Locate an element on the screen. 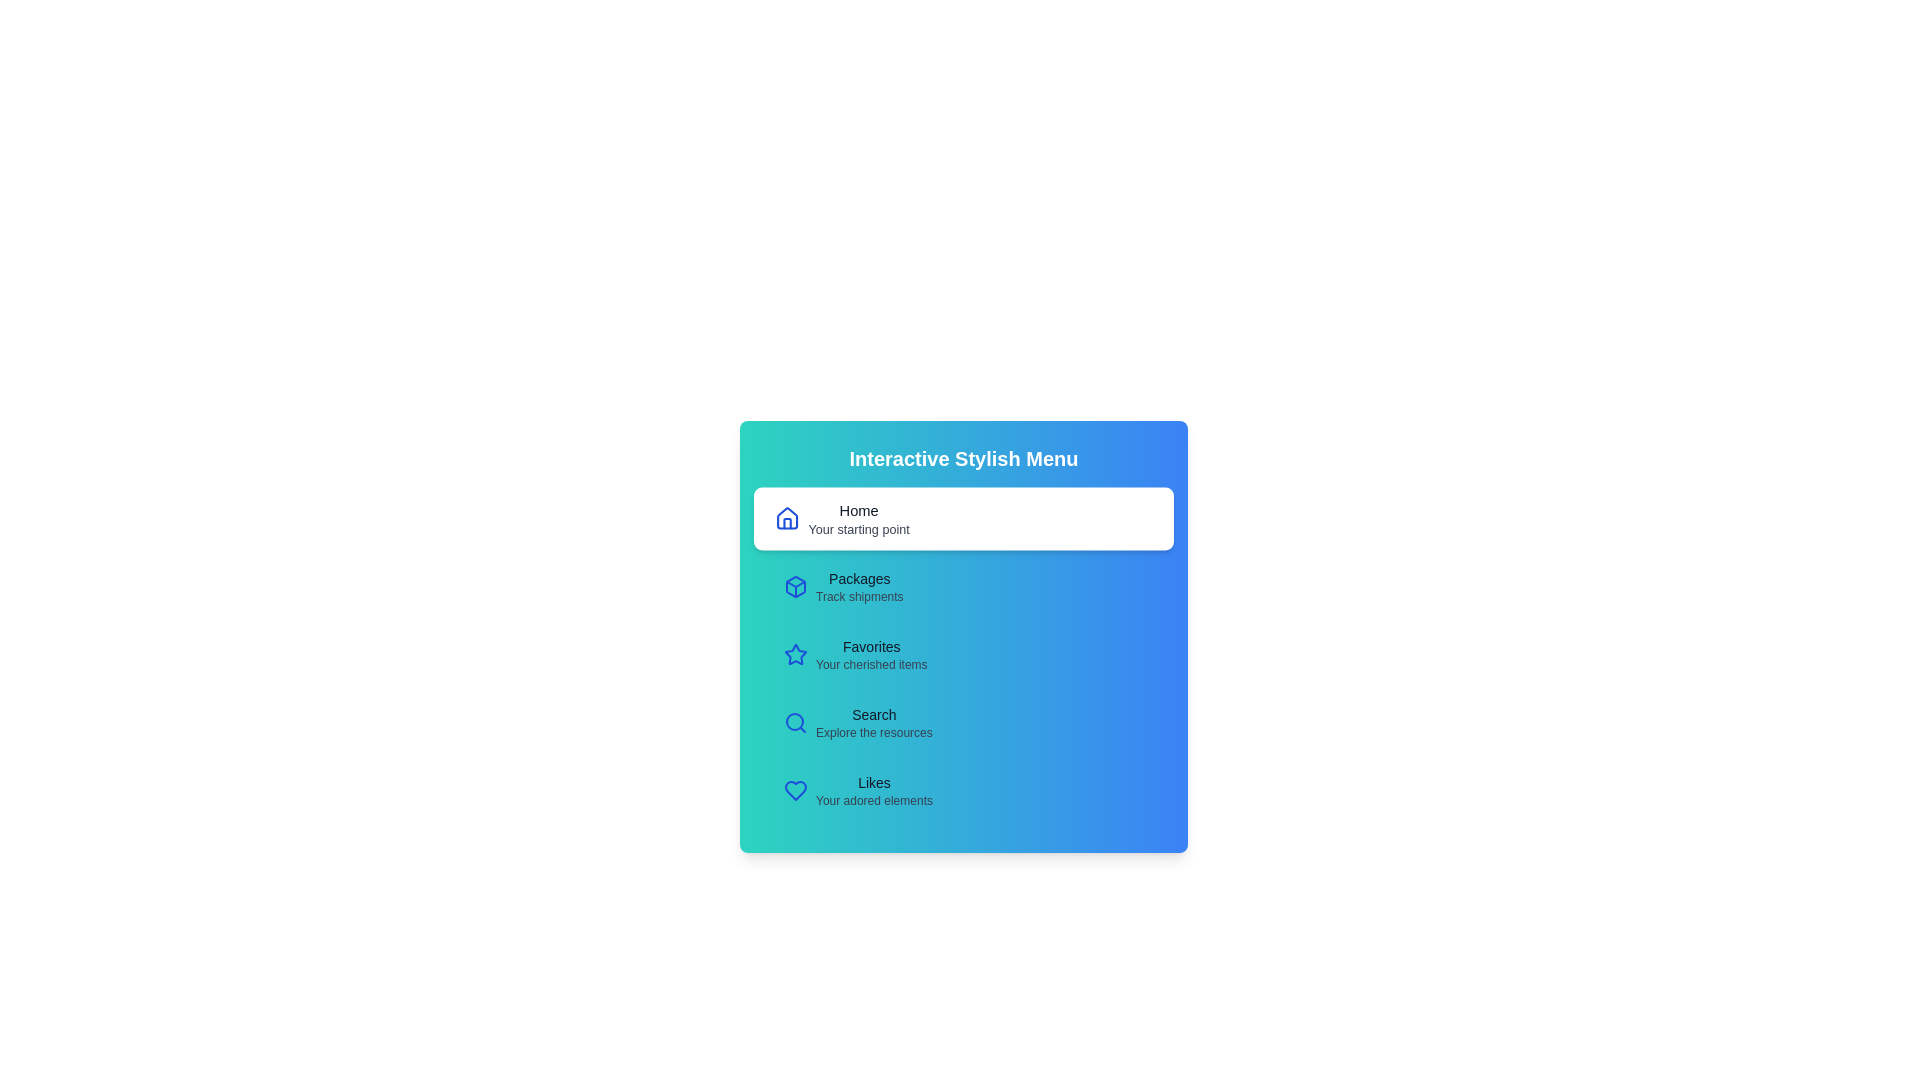 The width and height of the screenshot is (1920, 1080). the menu item Favorites is located at coordinates (964, 655).